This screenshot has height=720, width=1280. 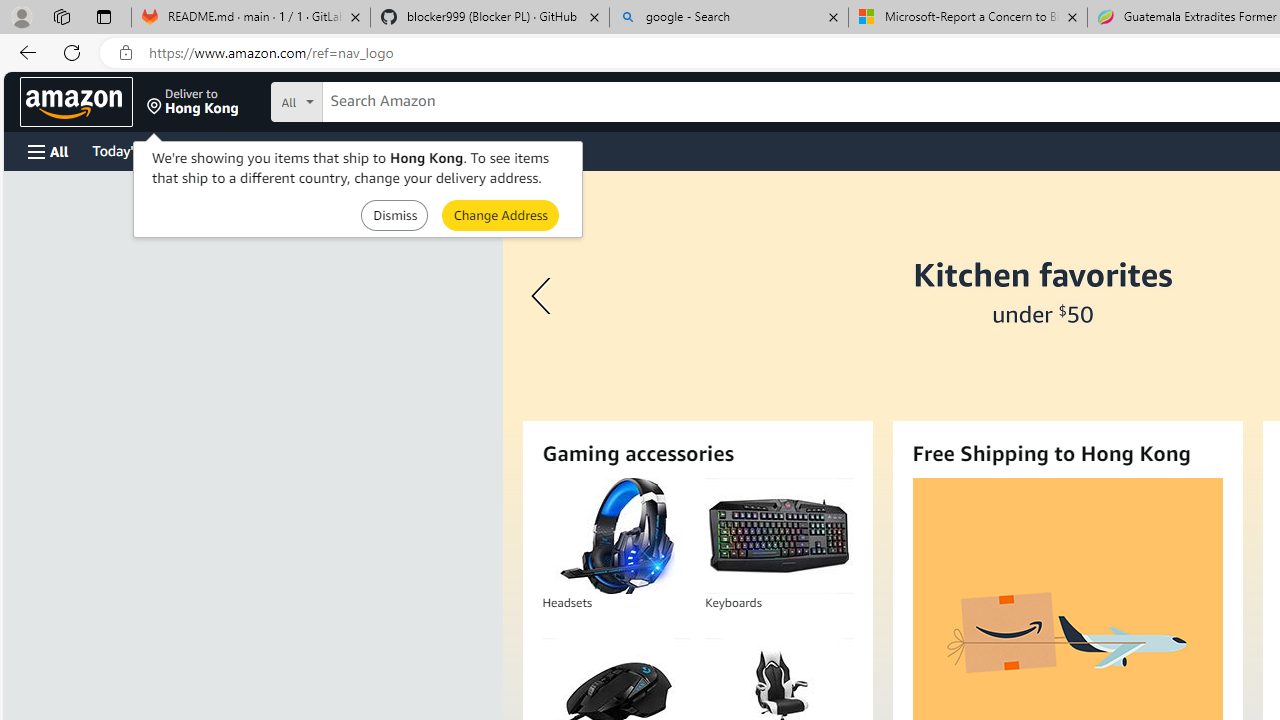 What do you see at coordinates (103, 16) in the screenshot?
I see `'Tab actions menu'` at bounding box center [103, 16].